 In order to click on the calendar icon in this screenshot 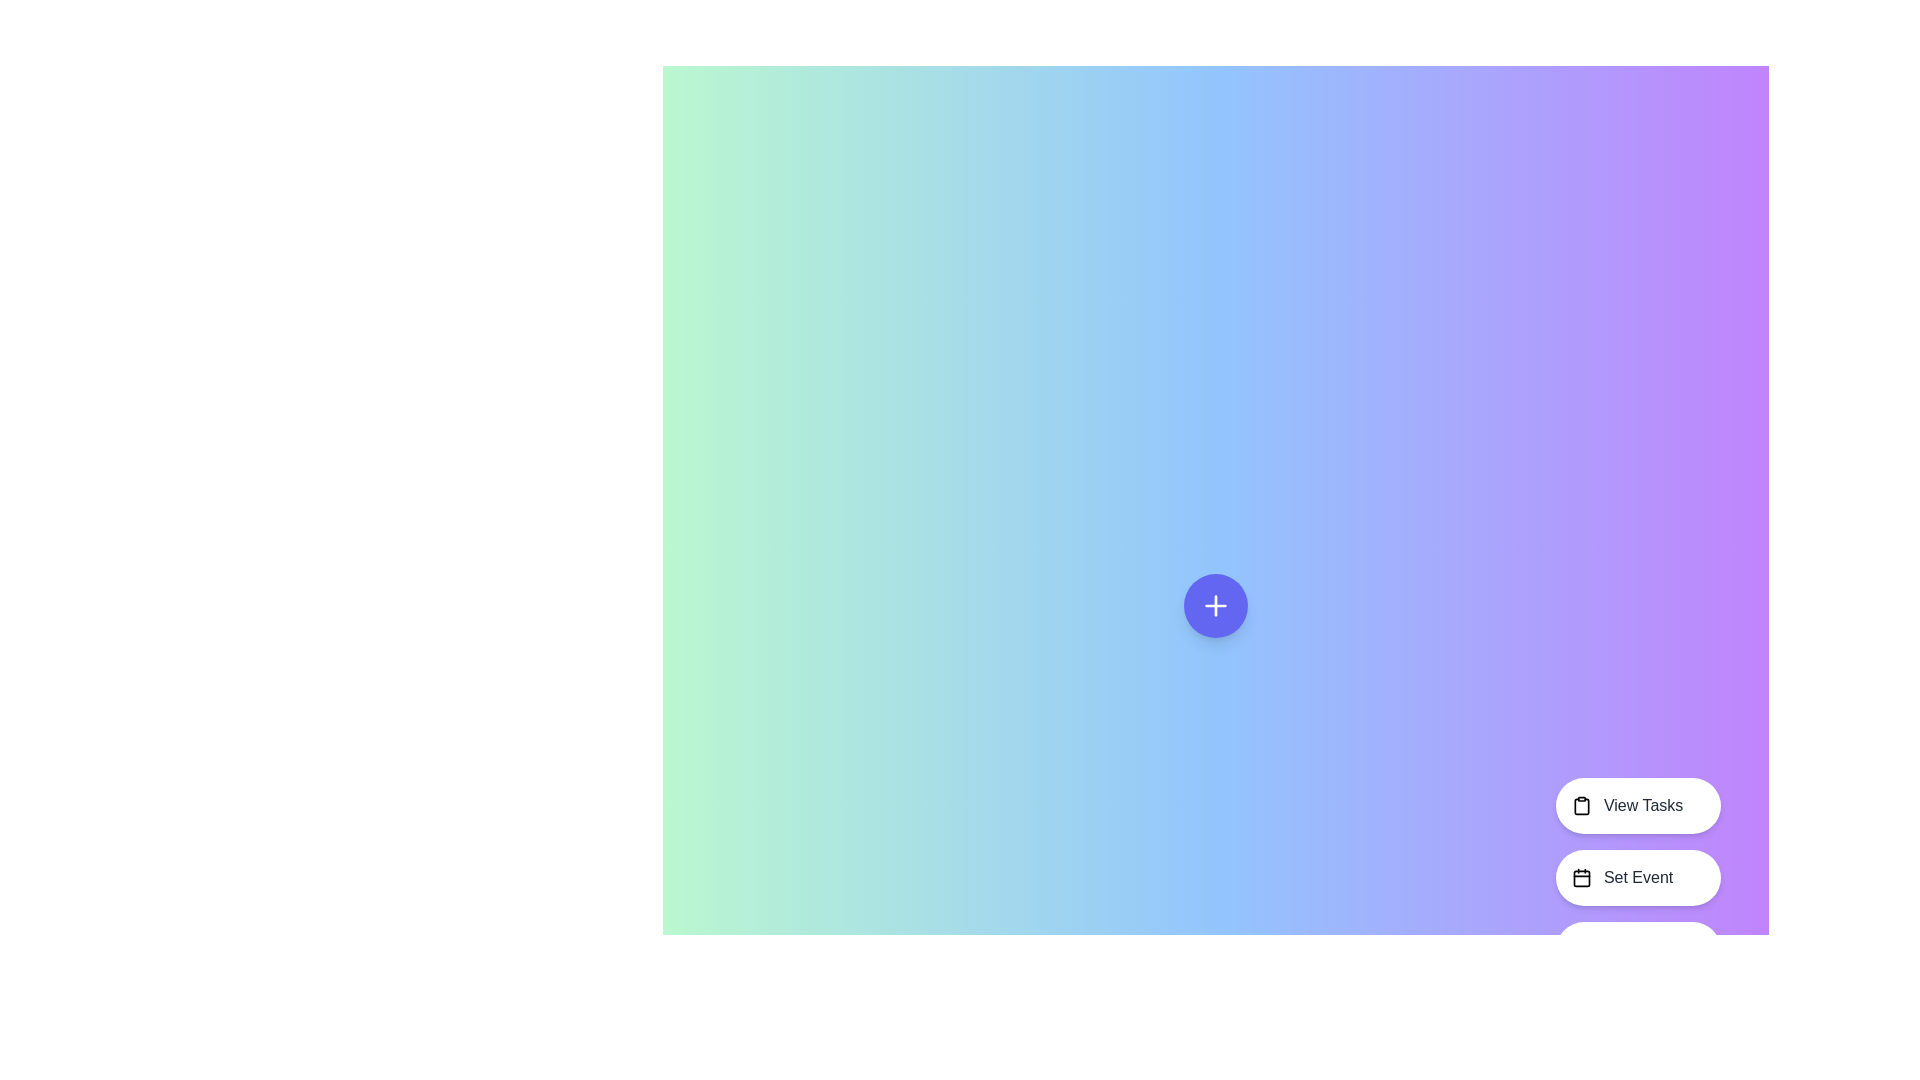, I will do `click(1580, 877)`.